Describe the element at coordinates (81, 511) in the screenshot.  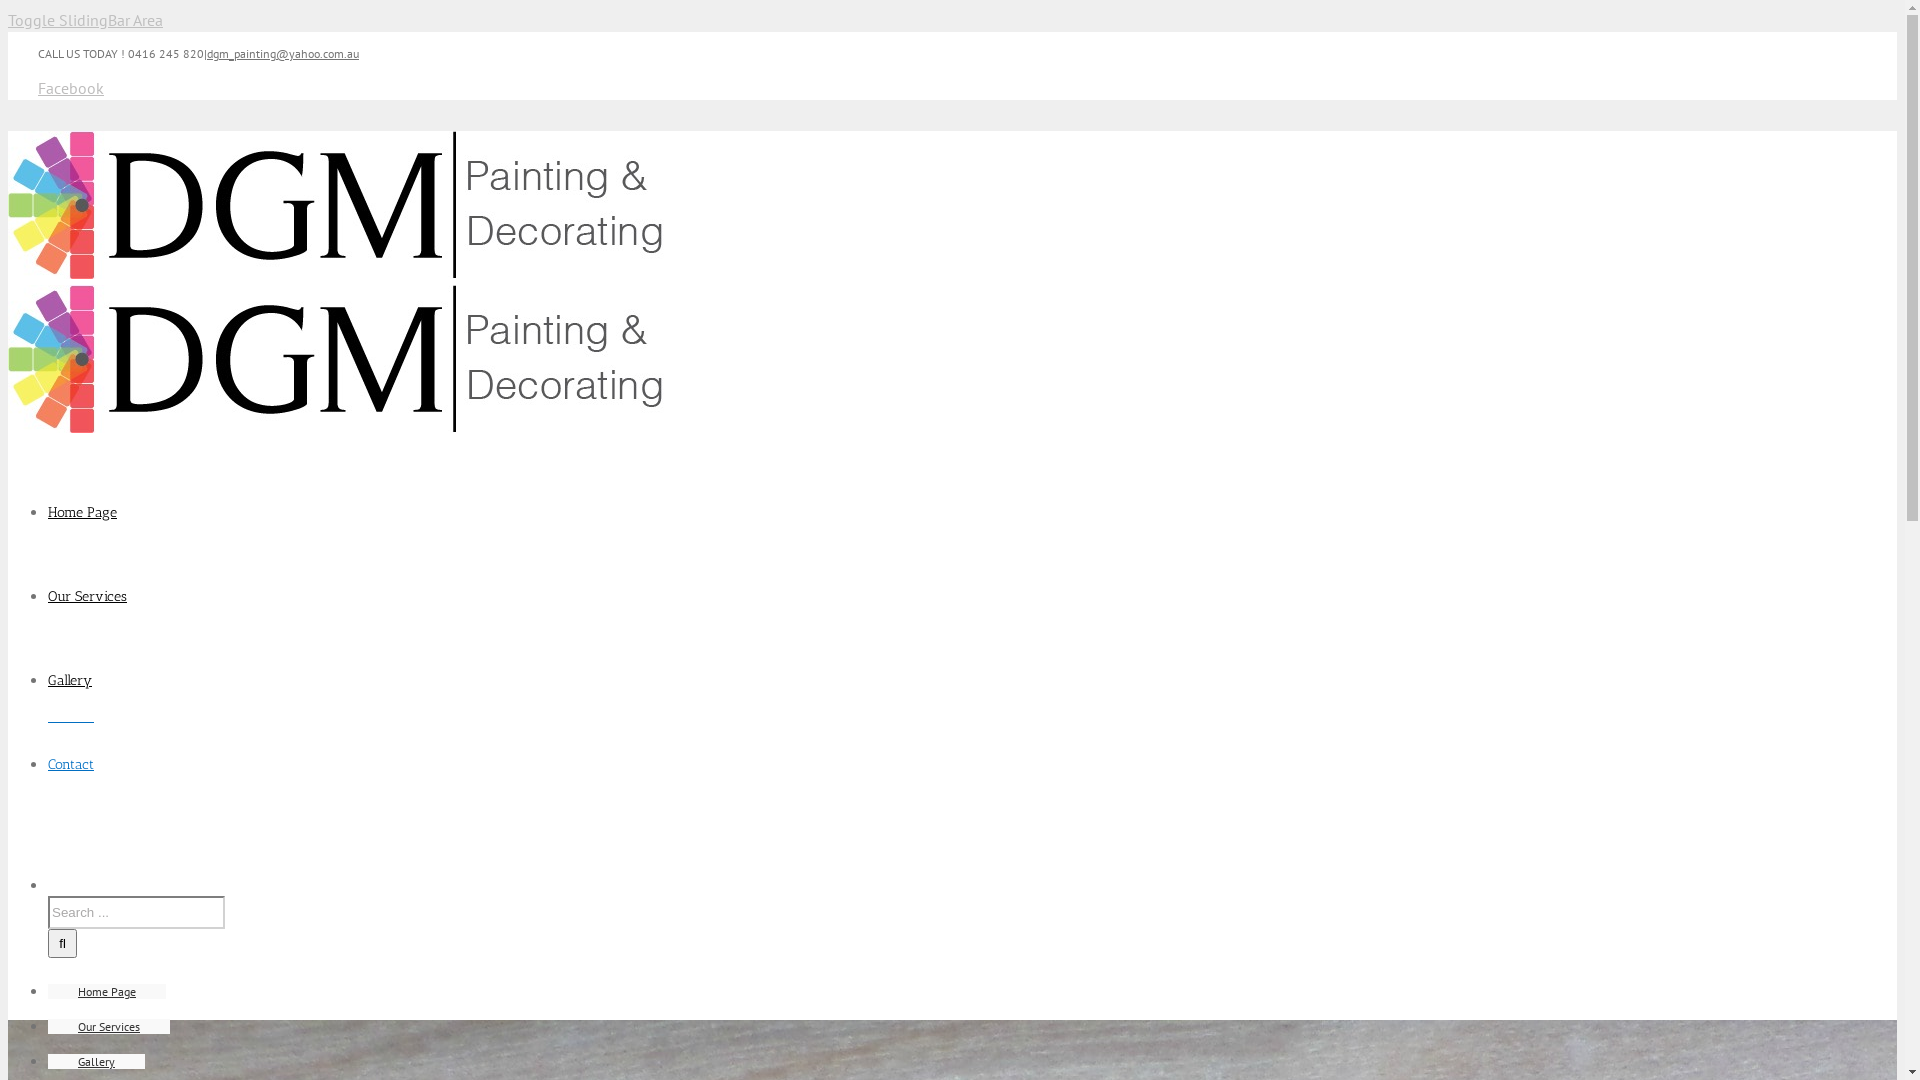
I see `'Home Page'` at that location.